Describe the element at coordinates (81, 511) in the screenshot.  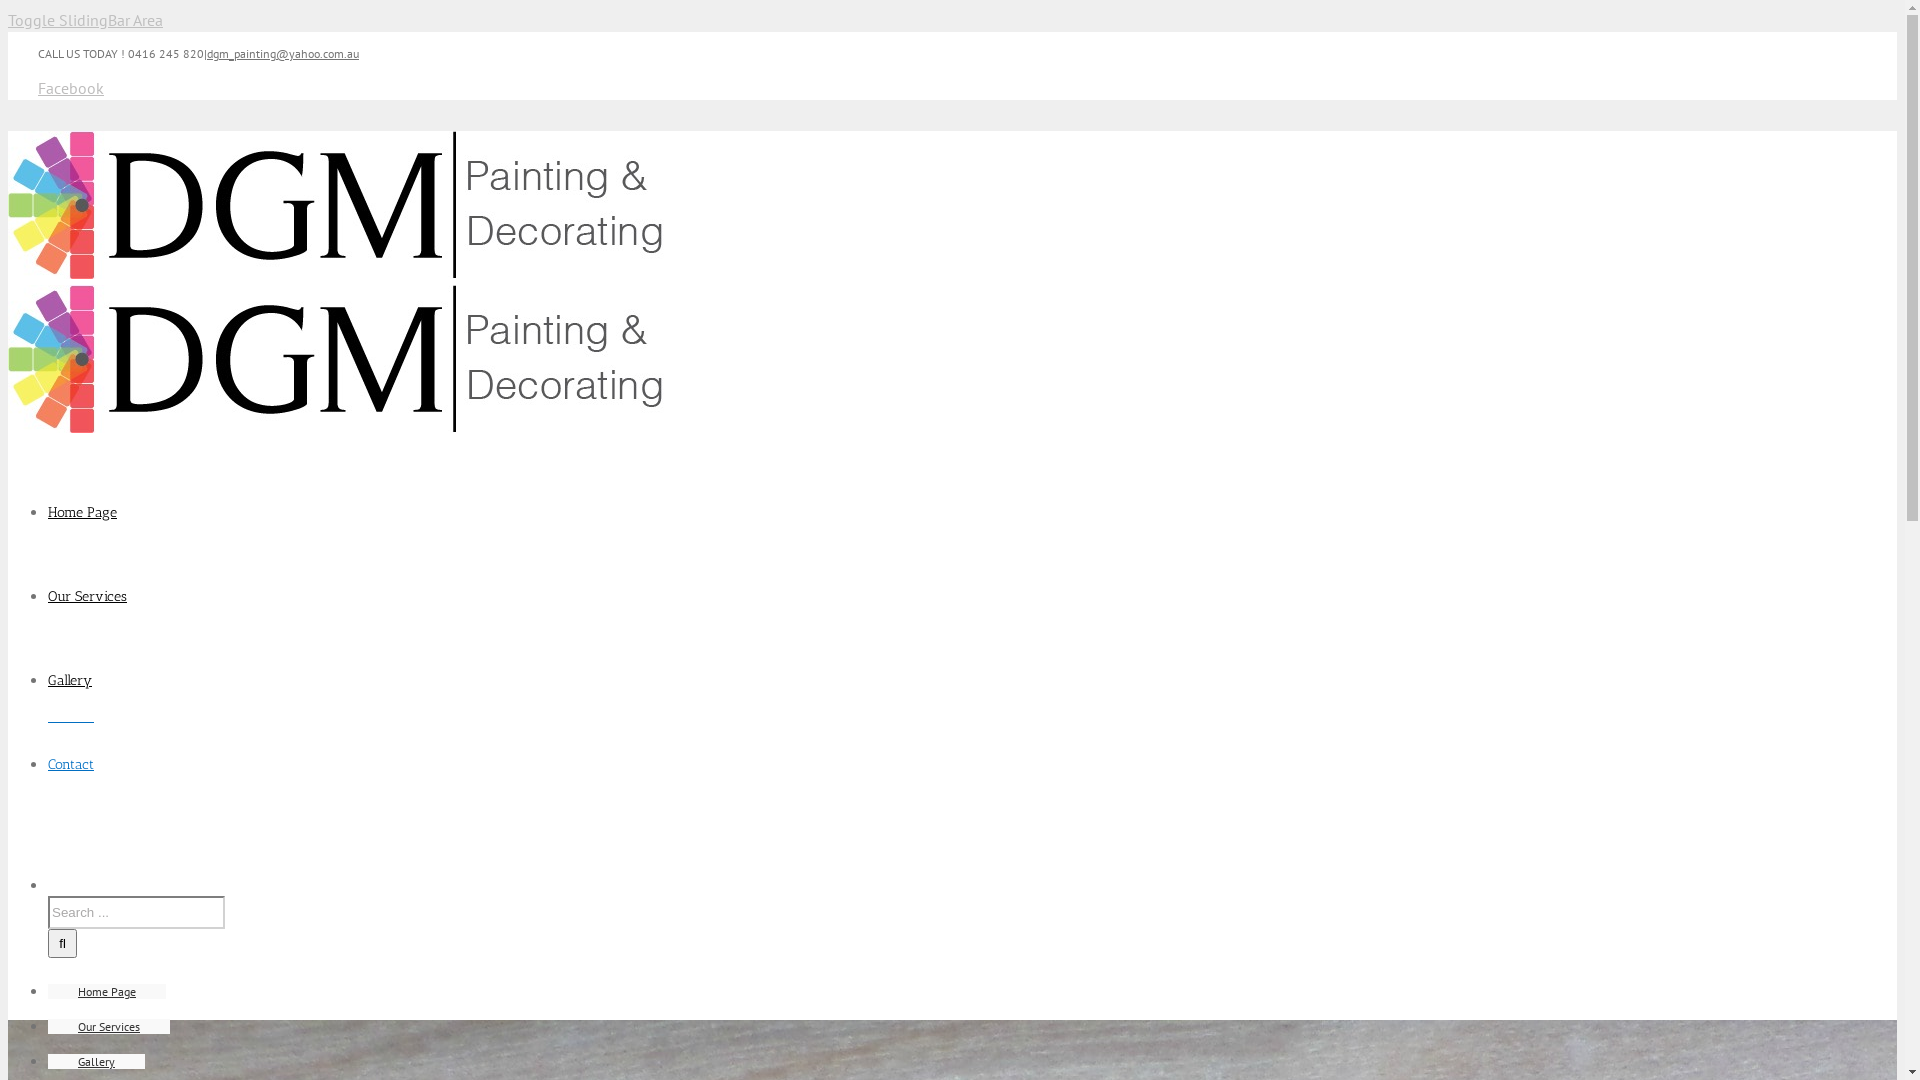
I see `'Home Page'` at that location.